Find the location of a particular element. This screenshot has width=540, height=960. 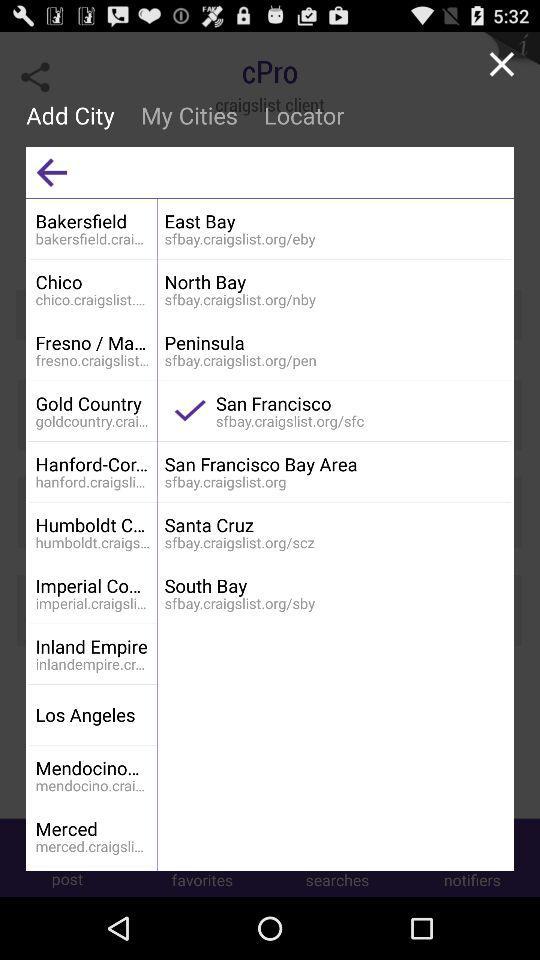

the item above peninsula icon is located at coordinates (334, 281).